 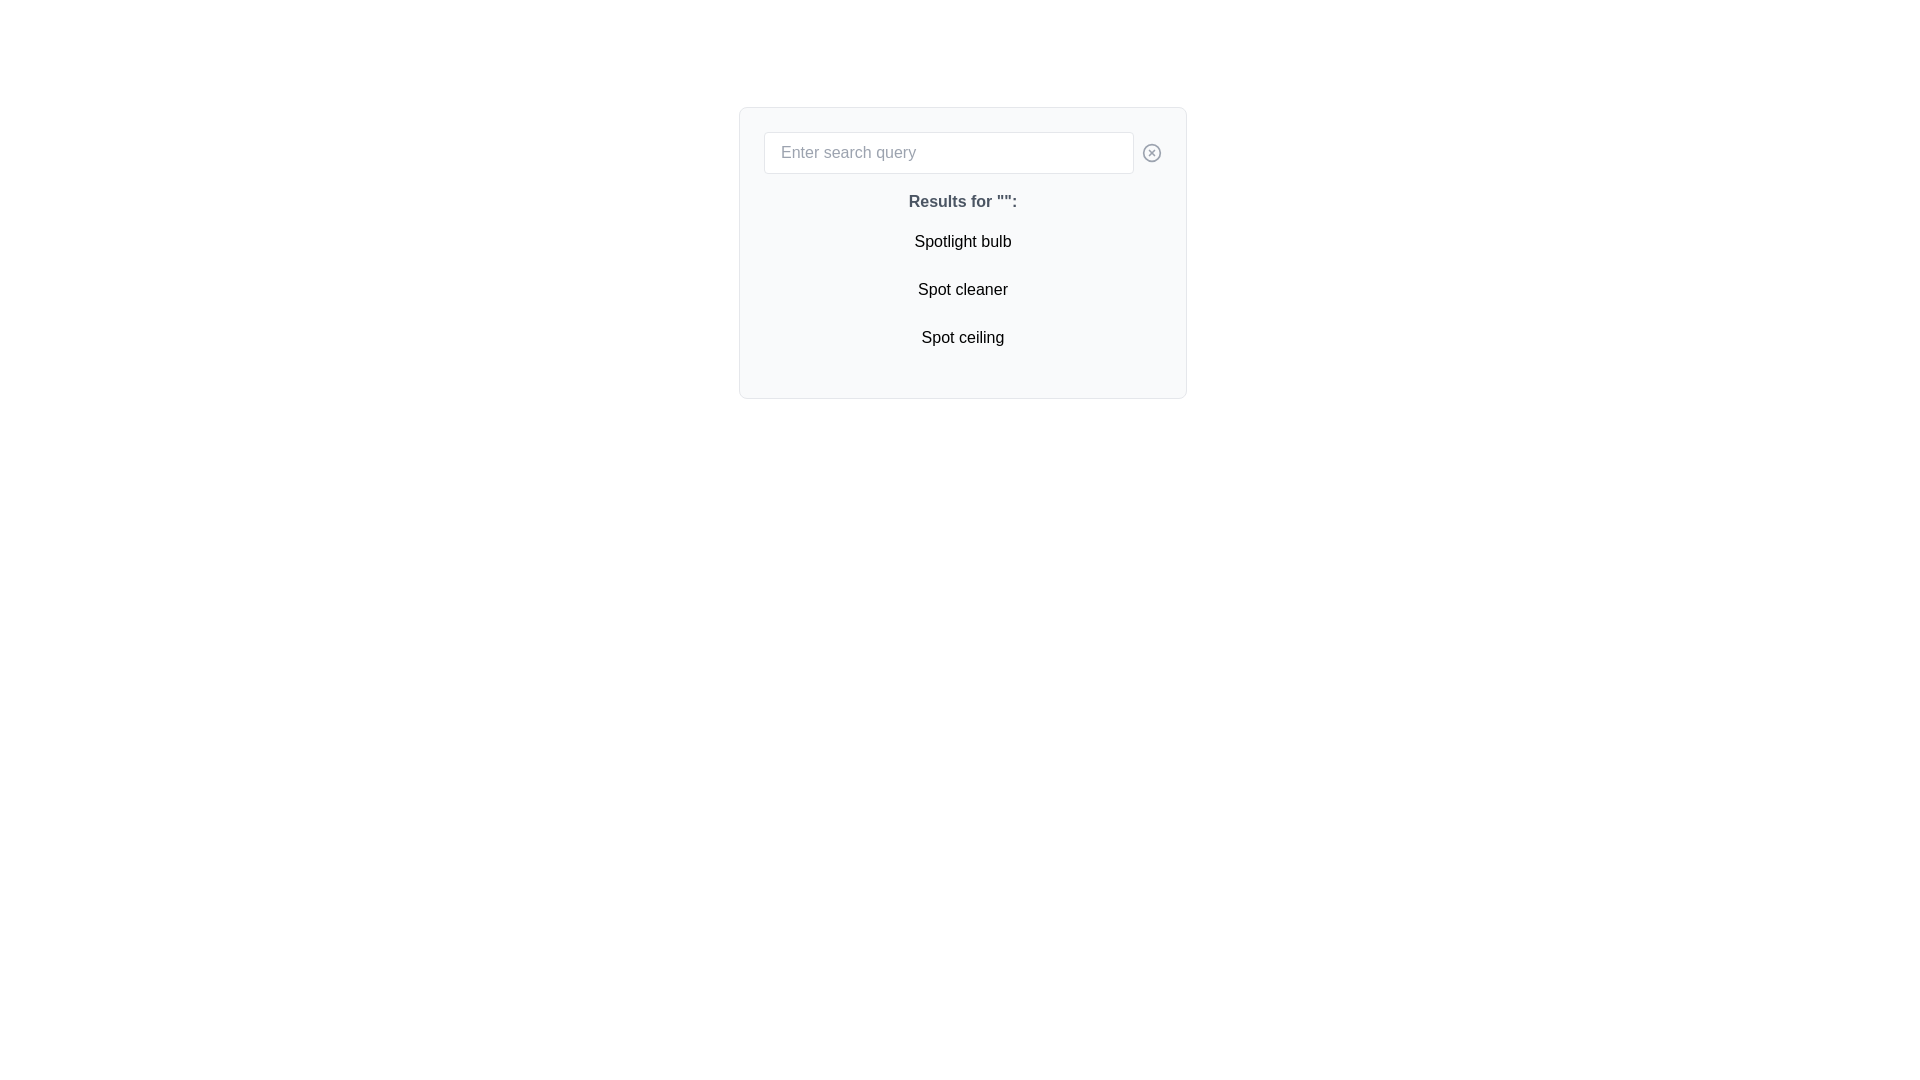 I want to click on the button located to the right of the text input field to clear the user's input, so click(x=1152, y=152).